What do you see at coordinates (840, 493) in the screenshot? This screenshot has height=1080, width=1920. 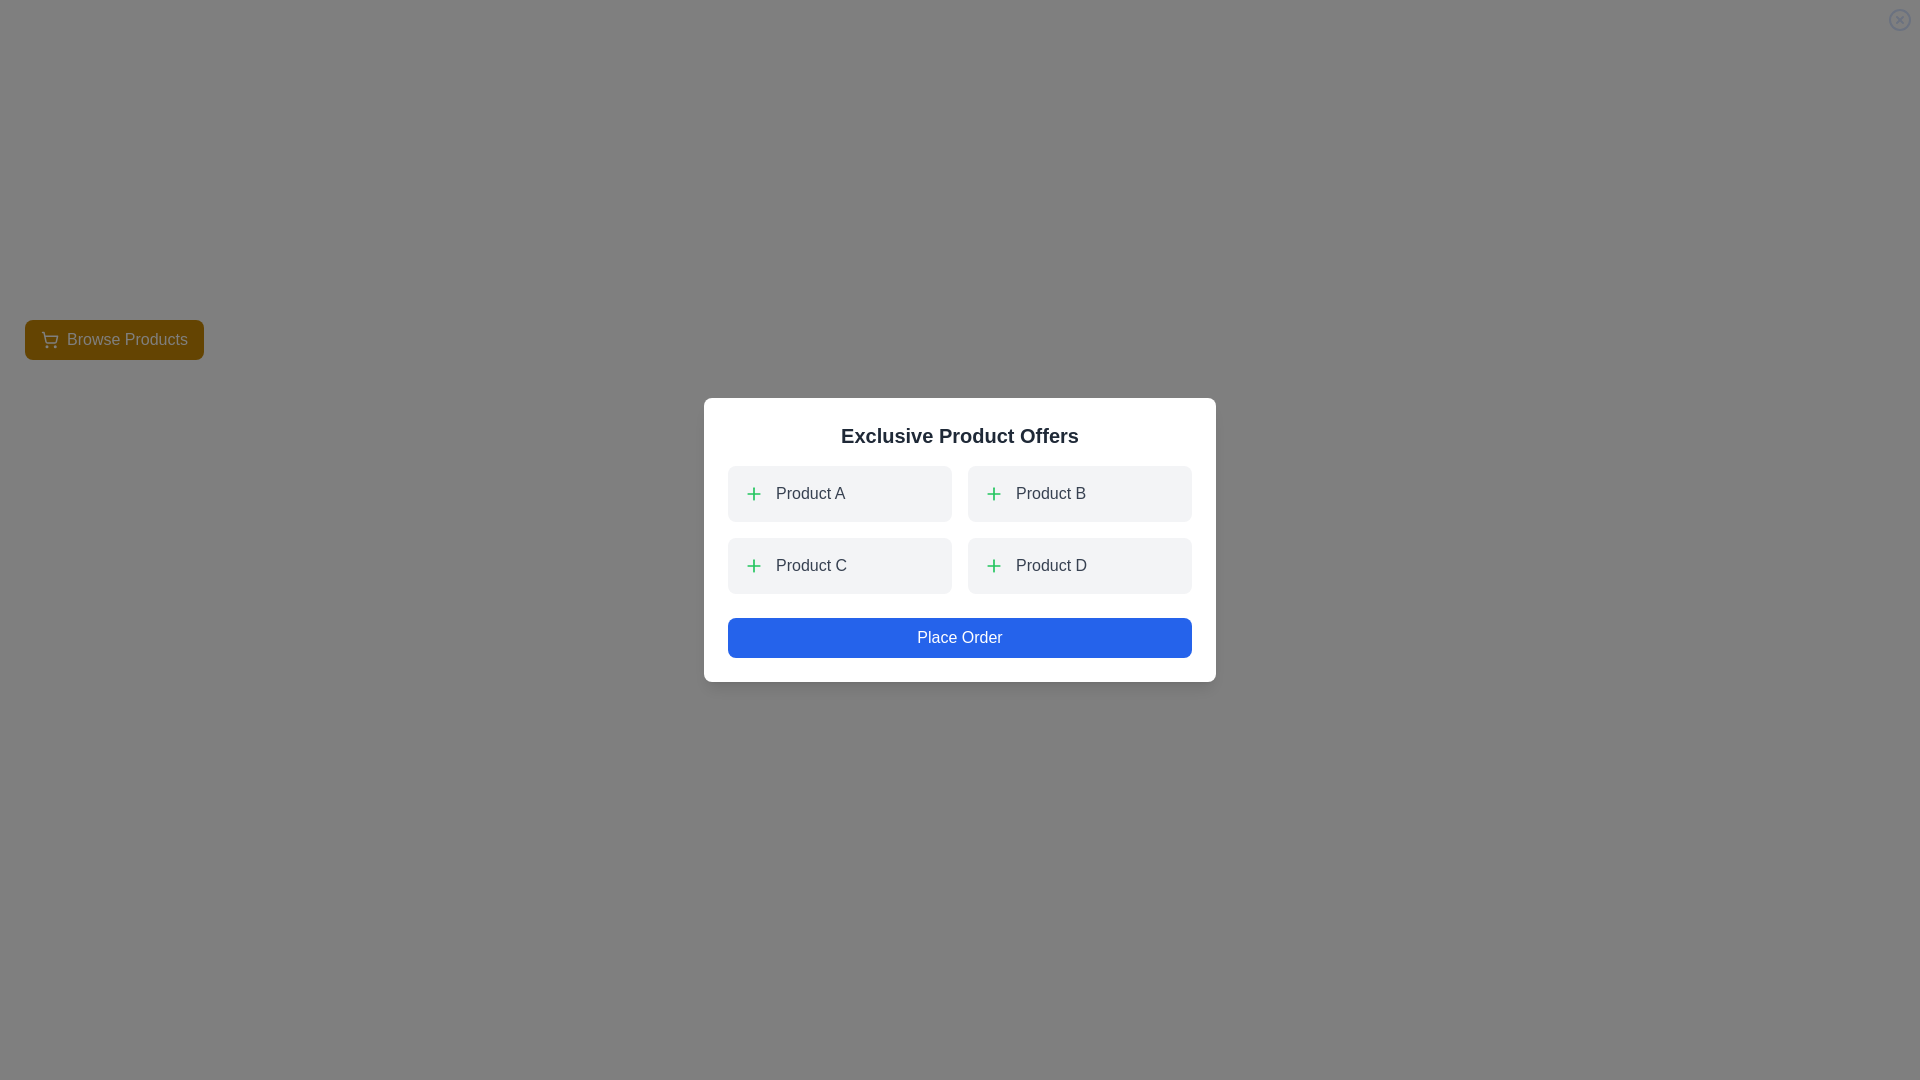 I see `the interactive card or button that provides information about 'Product A', located in the top-left position of the modal titled 'Exclusive Product Offers'` at bounding box center [840, 493].